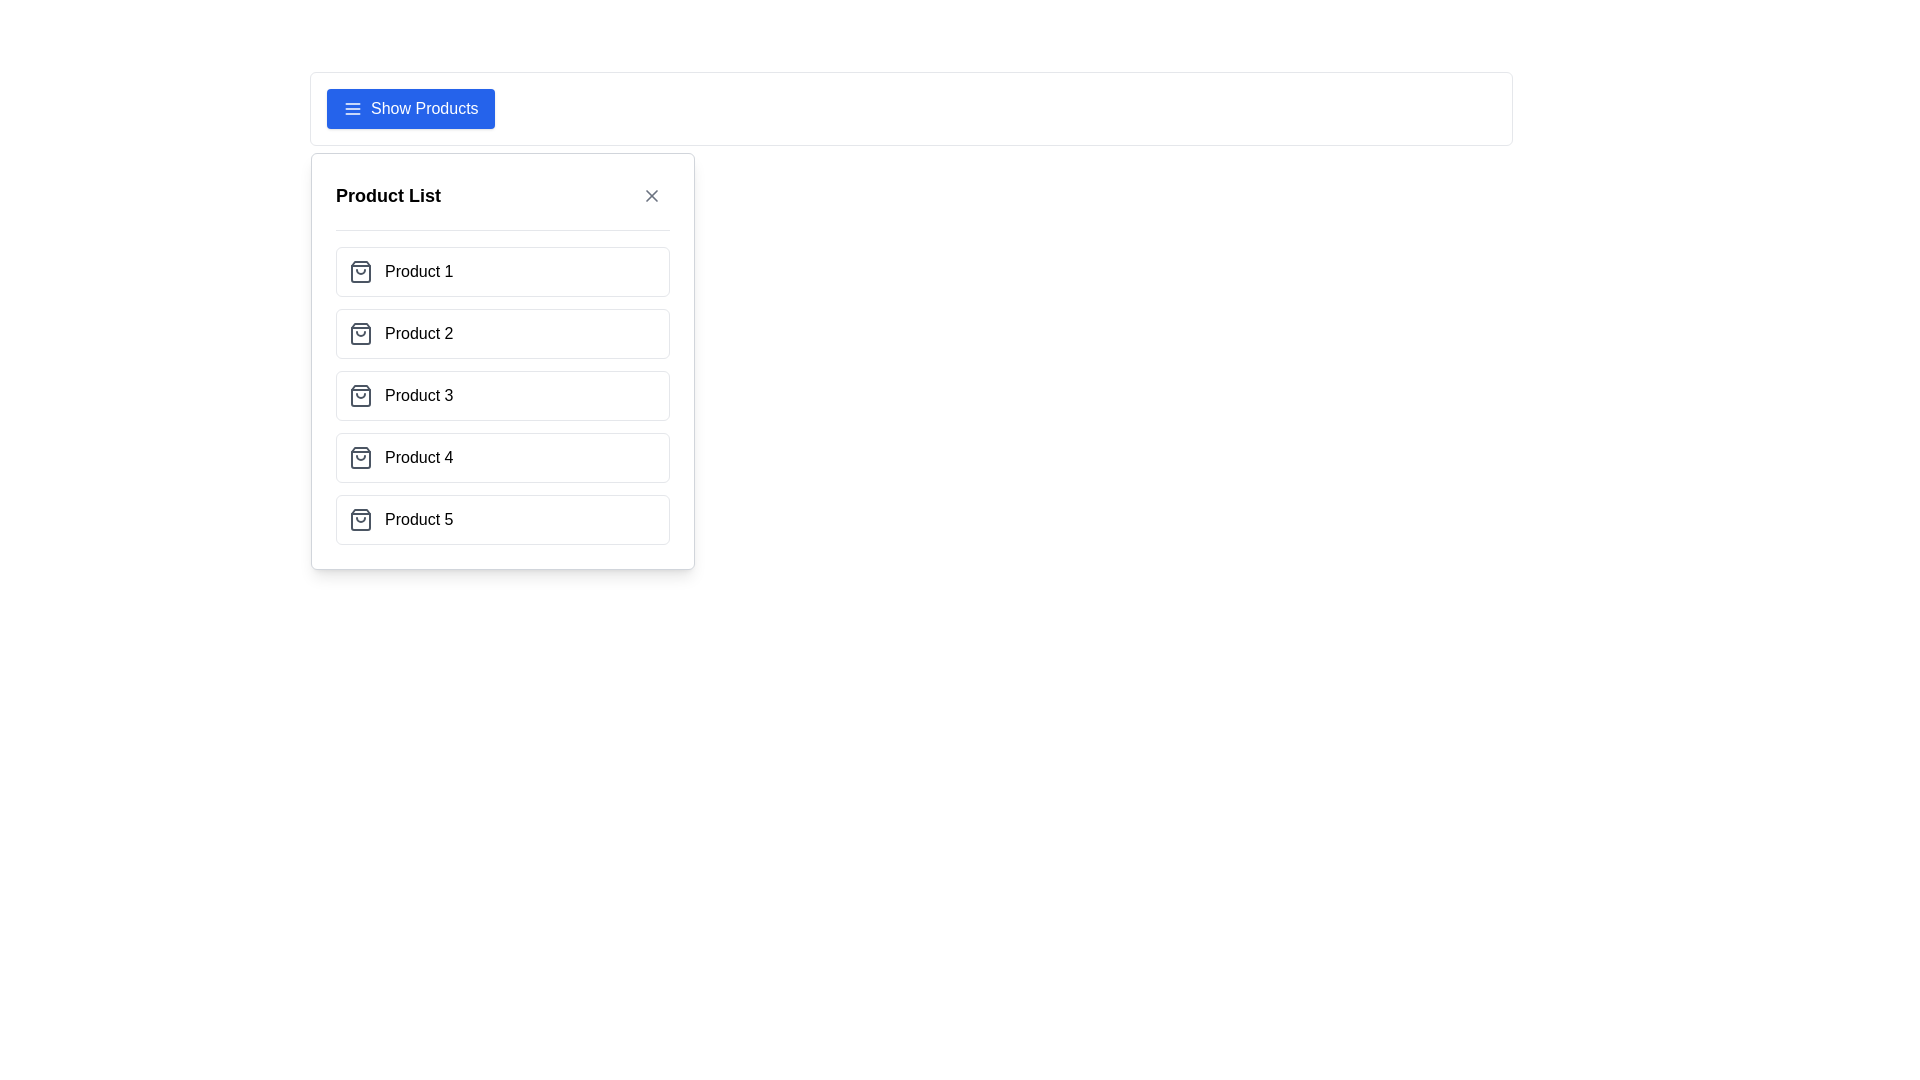  Describe the element at coordinates (360, 458) in the screenshot. I see `the shopping bag icon located to the left of the 'Product 4' text in the 'Product List' panel` at that location.